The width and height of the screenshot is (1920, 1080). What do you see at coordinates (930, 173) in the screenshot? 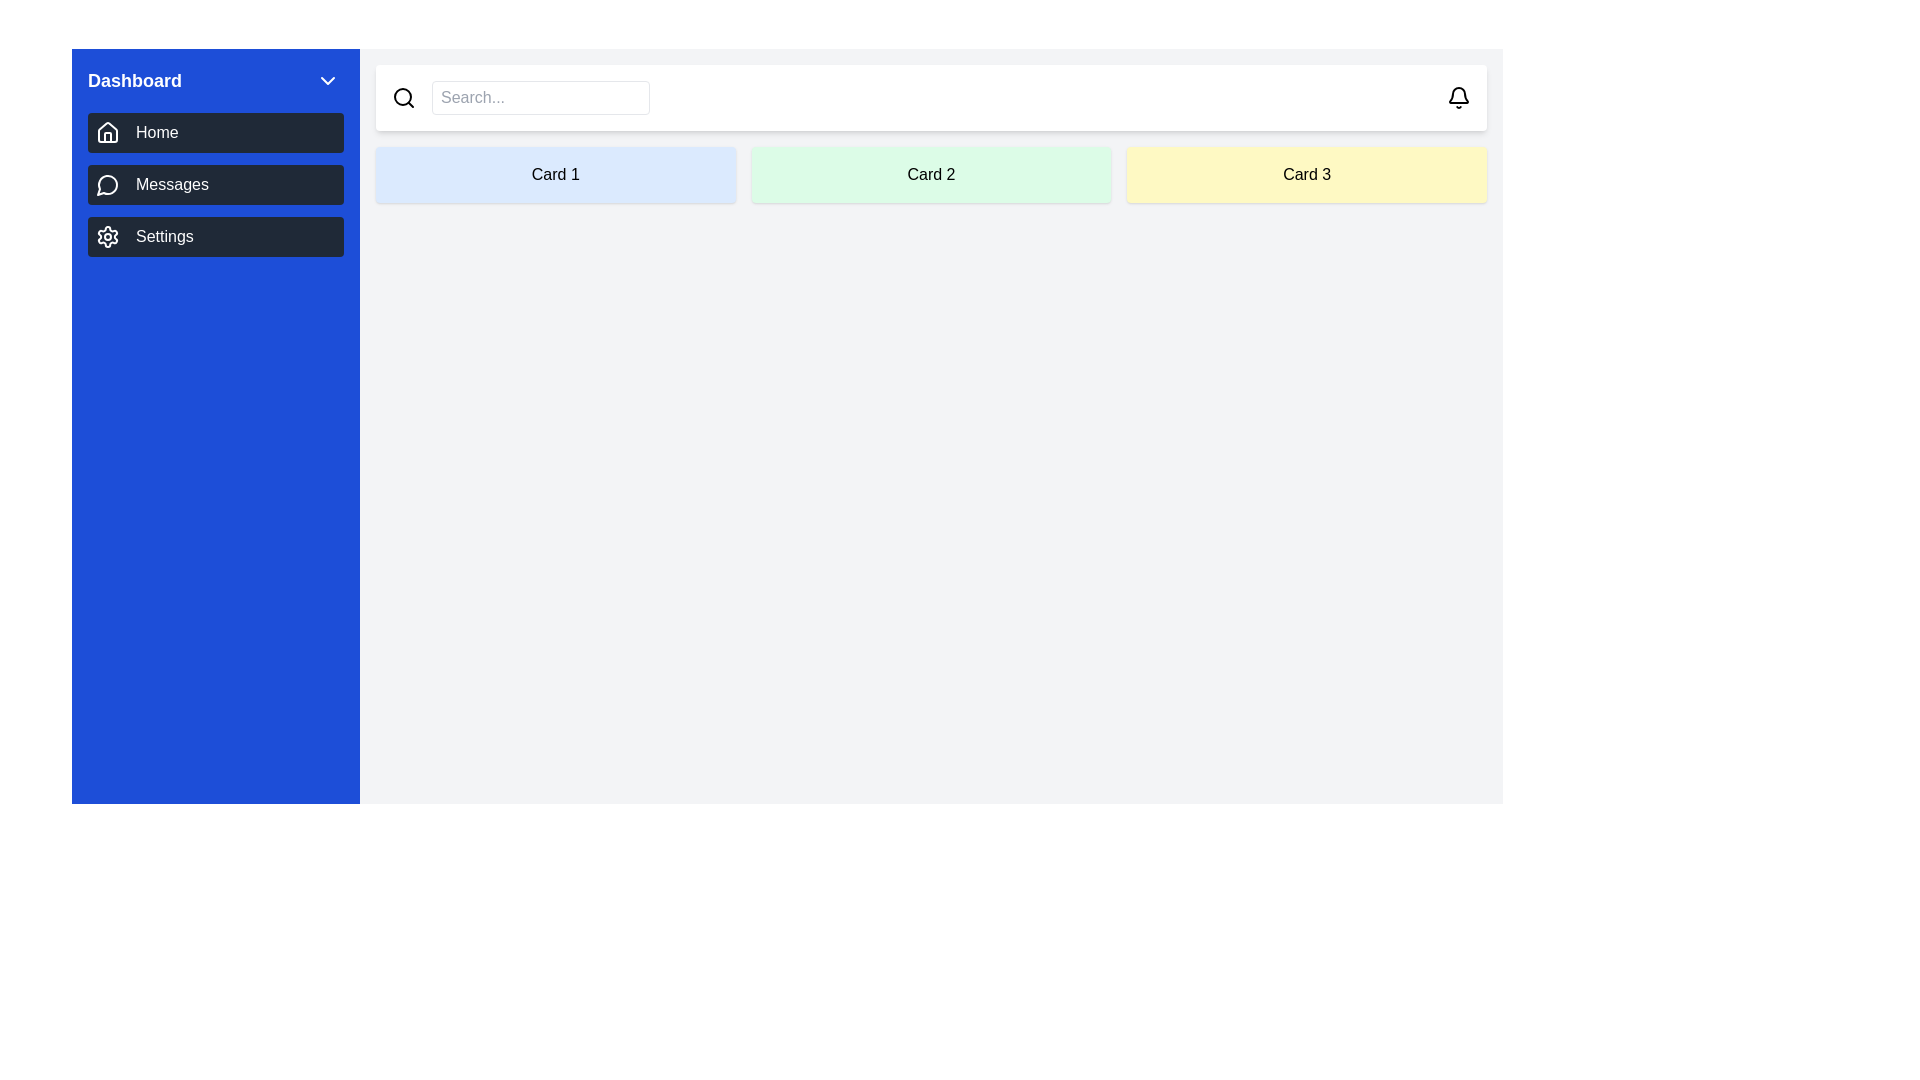
I see `the non-interactive display component labeled 'Card 2', which is the second card in a row of three cards arranged horizontally` at bounding box center [930, 173].